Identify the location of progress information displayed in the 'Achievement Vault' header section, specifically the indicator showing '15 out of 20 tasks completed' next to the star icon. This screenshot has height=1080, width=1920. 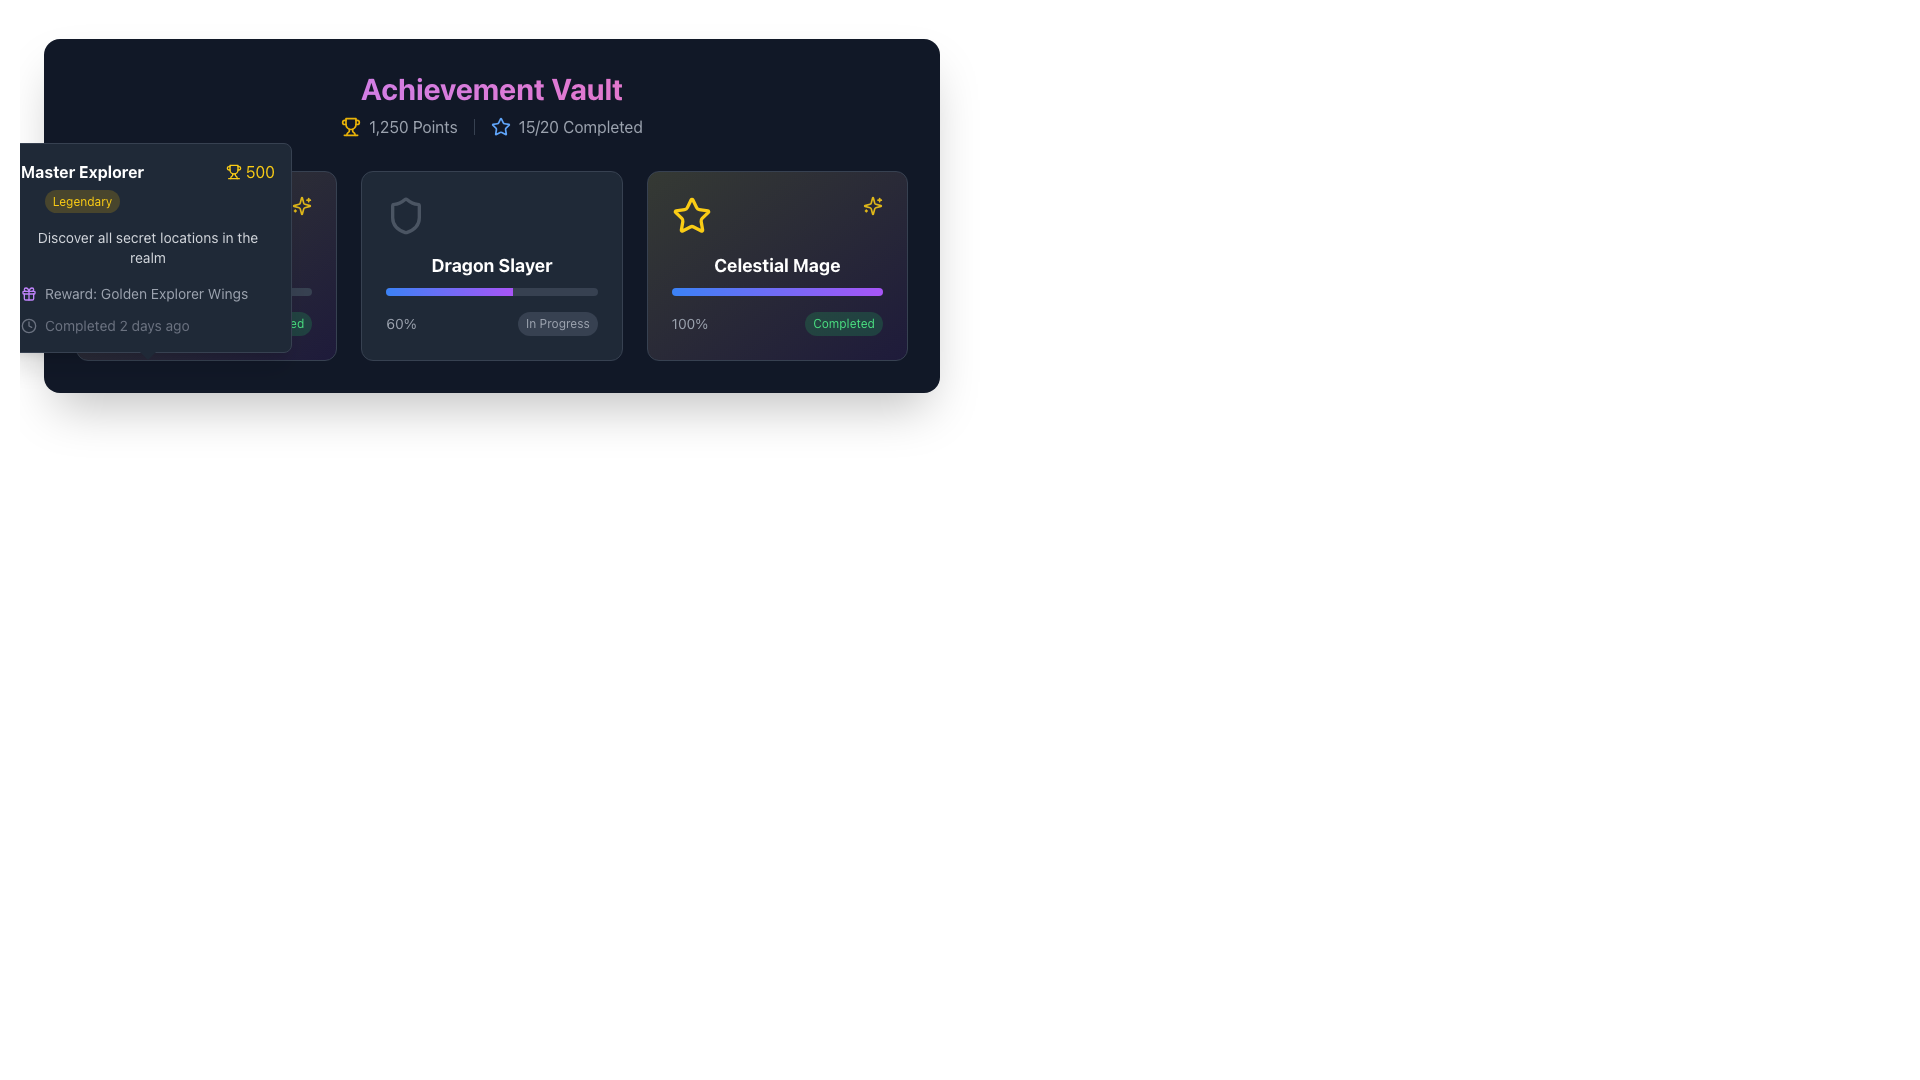
(565, 127).